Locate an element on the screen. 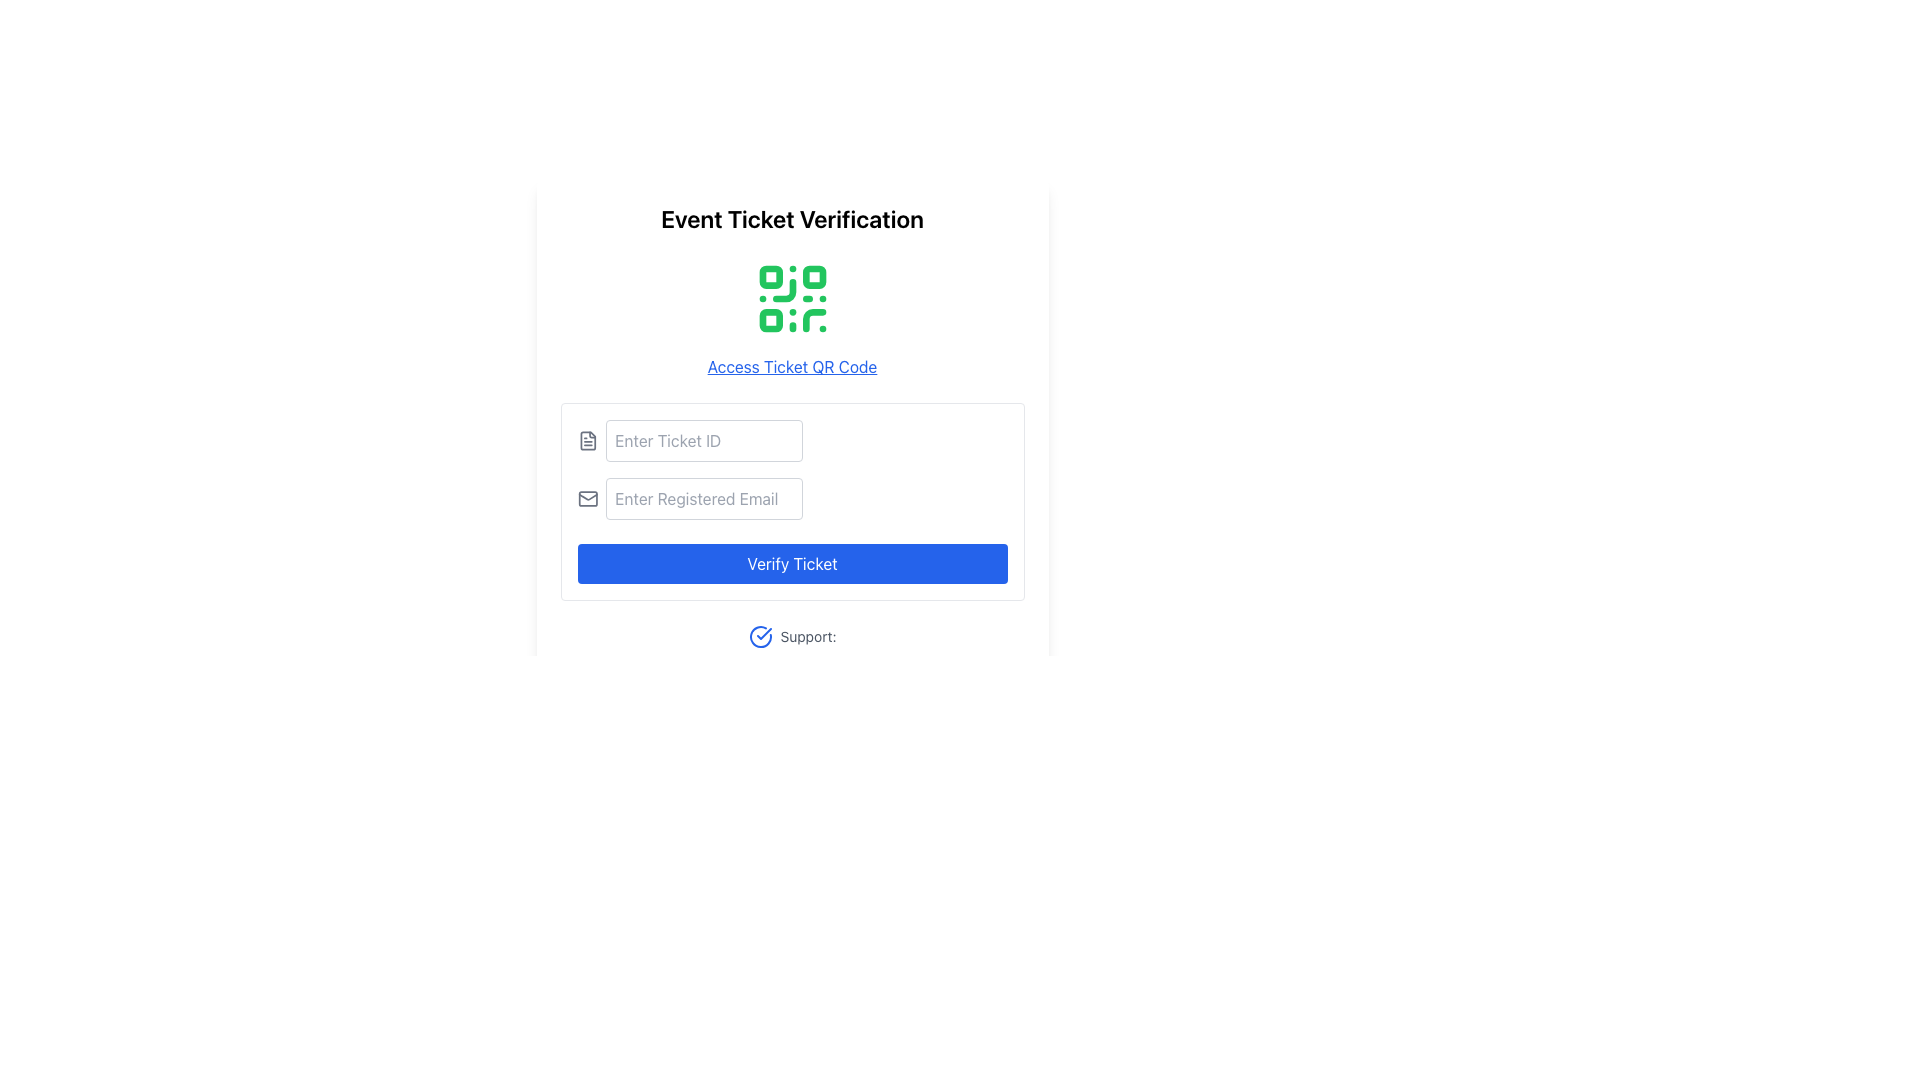  the status verification icon located to the left of the 'Support:' text at the center-bottom of the interface is located at coordinates (759, 636).